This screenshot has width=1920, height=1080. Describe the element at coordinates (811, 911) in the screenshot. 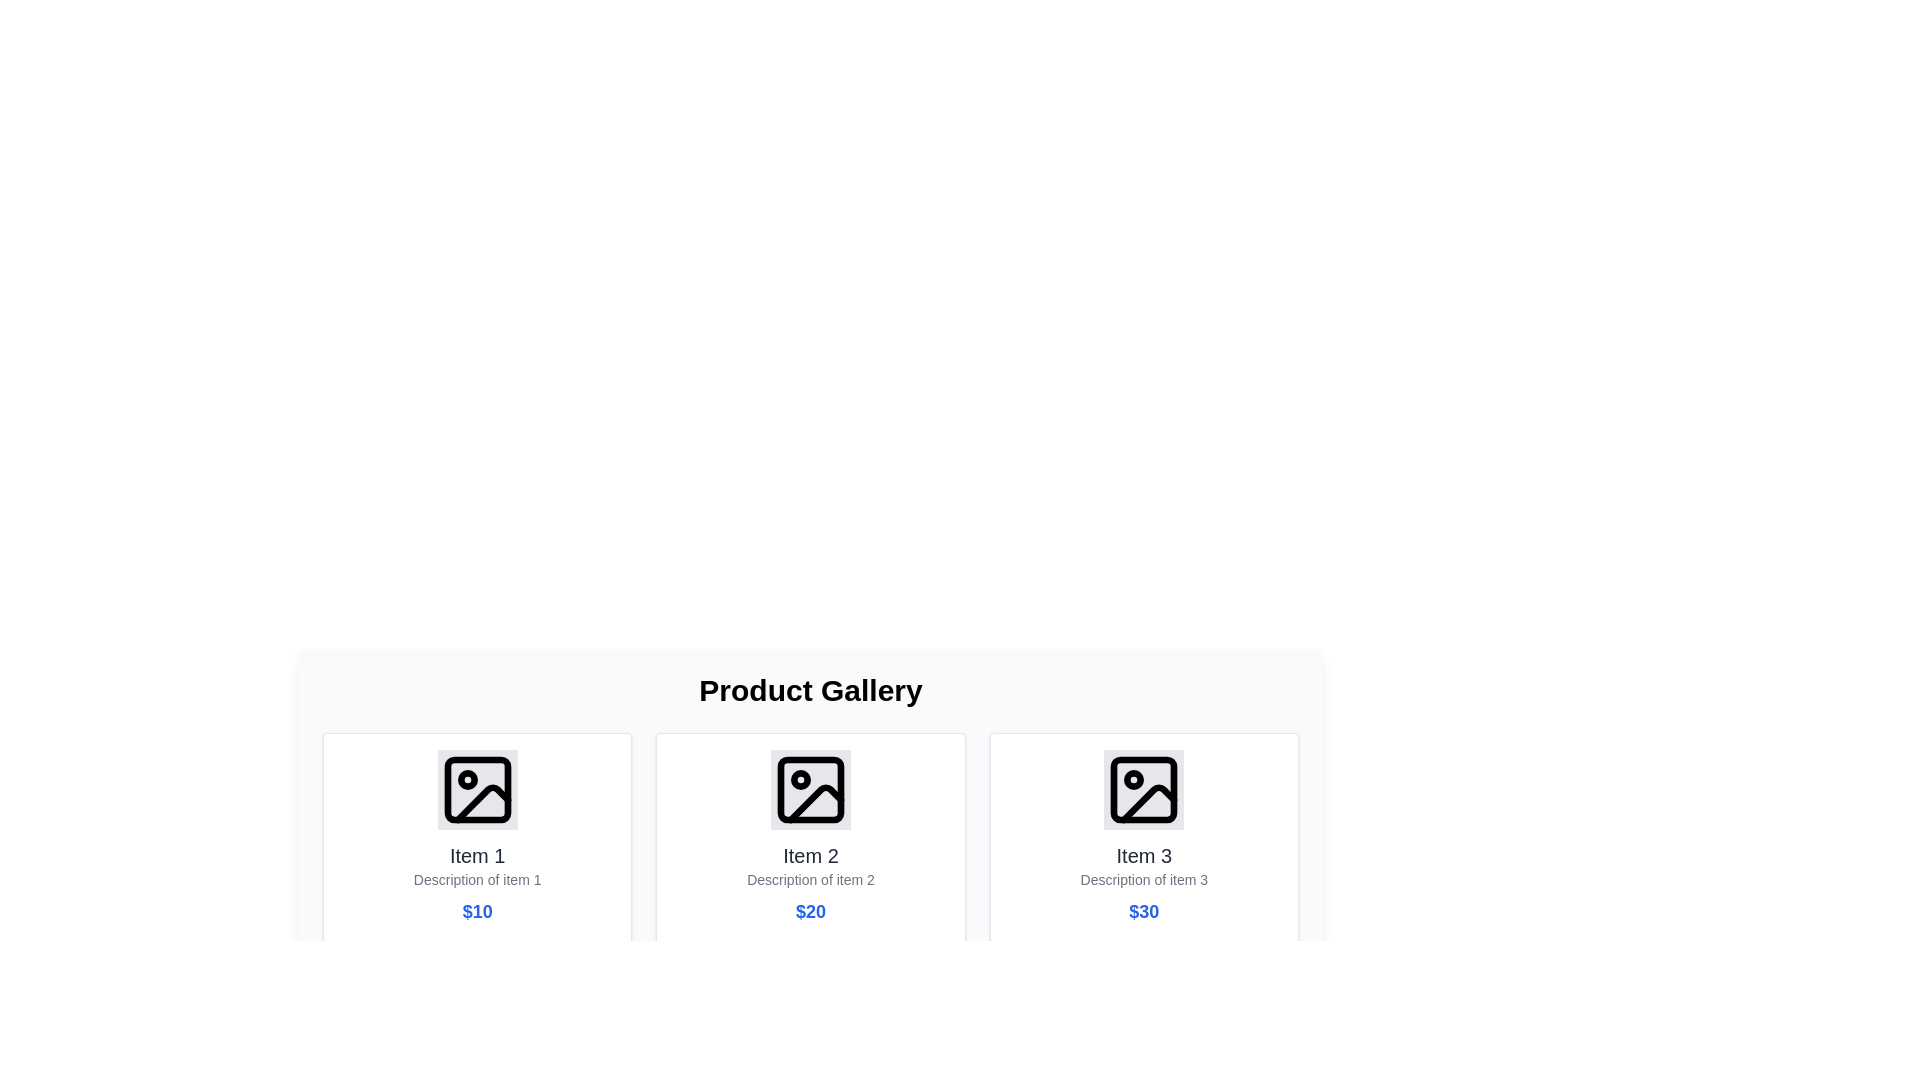

I see `the text display showing the price '$20', which is styled in bold with a larger font size and colored blue, located below 'Description of item 2'` at that location.